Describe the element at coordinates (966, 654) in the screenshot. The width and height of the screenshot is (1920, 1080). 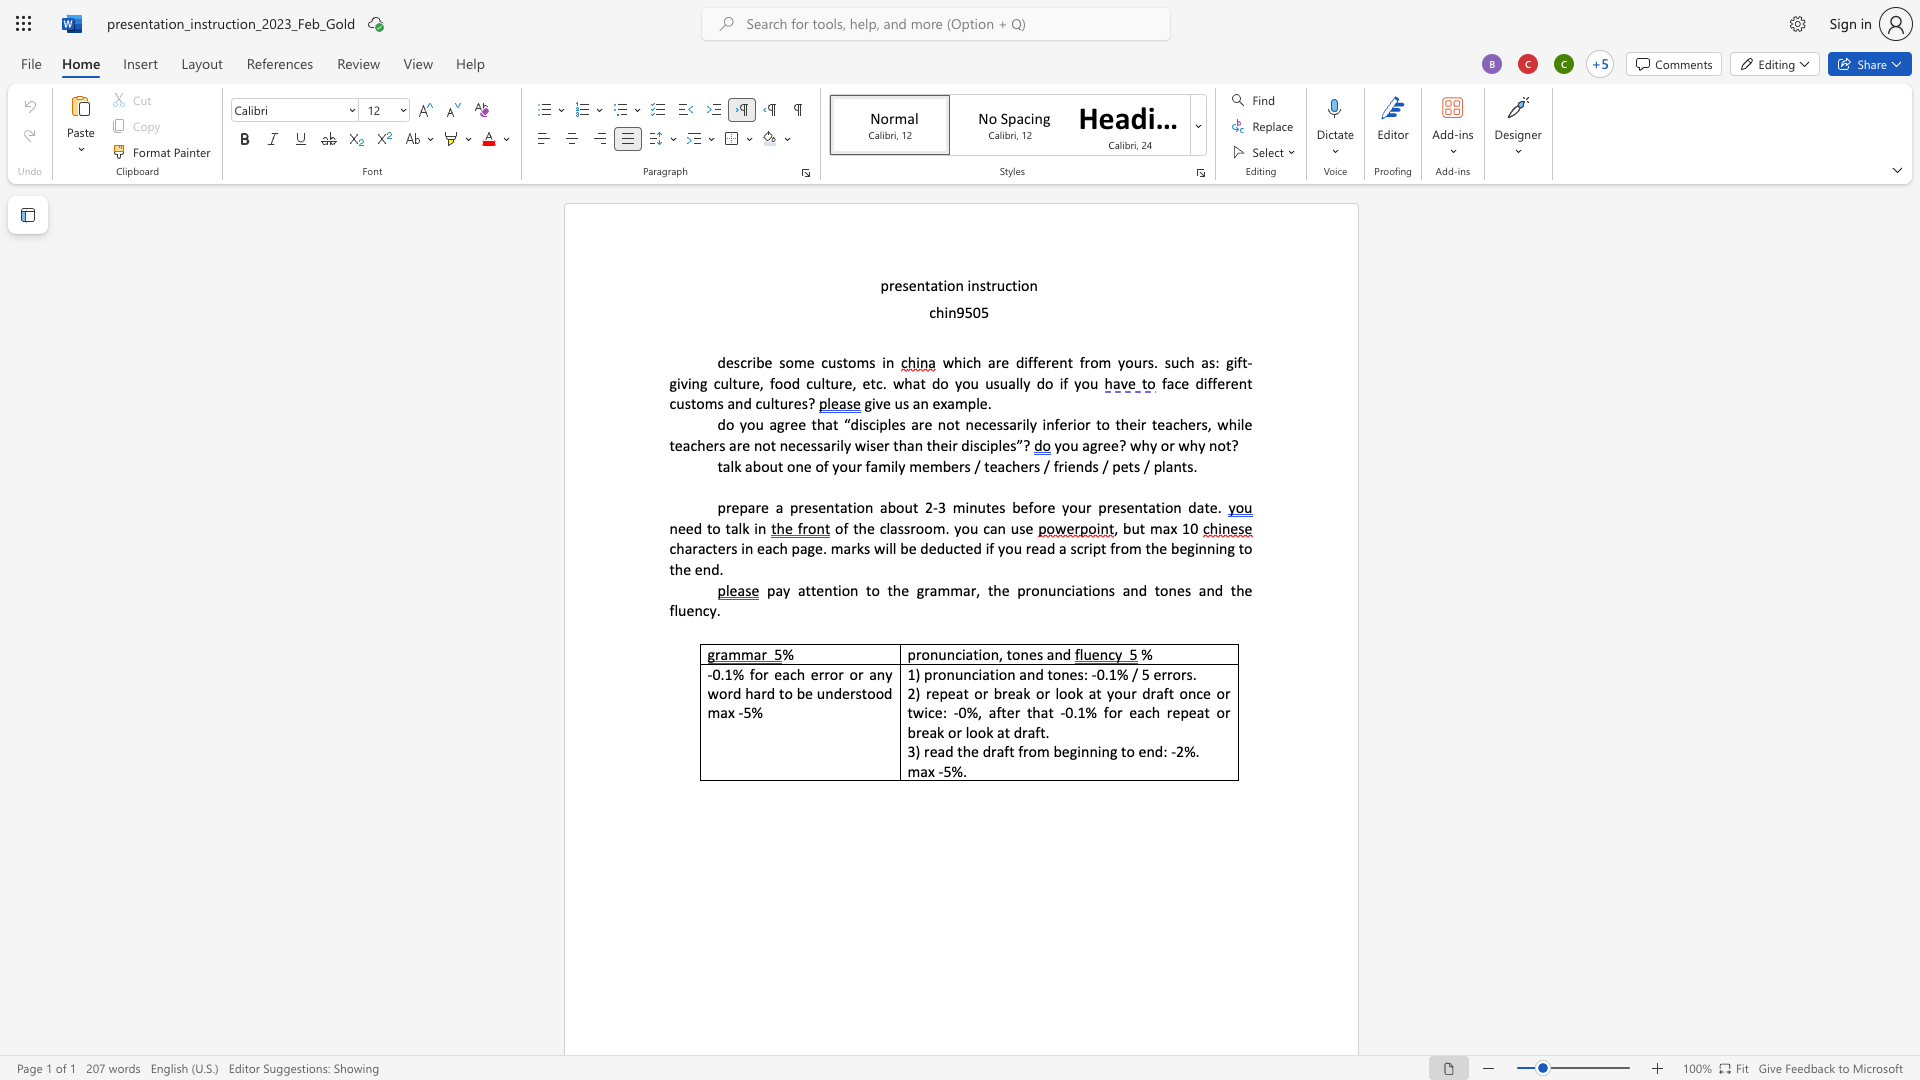
I see `the space between the continuous character "i" and "a" in the text` at that location.